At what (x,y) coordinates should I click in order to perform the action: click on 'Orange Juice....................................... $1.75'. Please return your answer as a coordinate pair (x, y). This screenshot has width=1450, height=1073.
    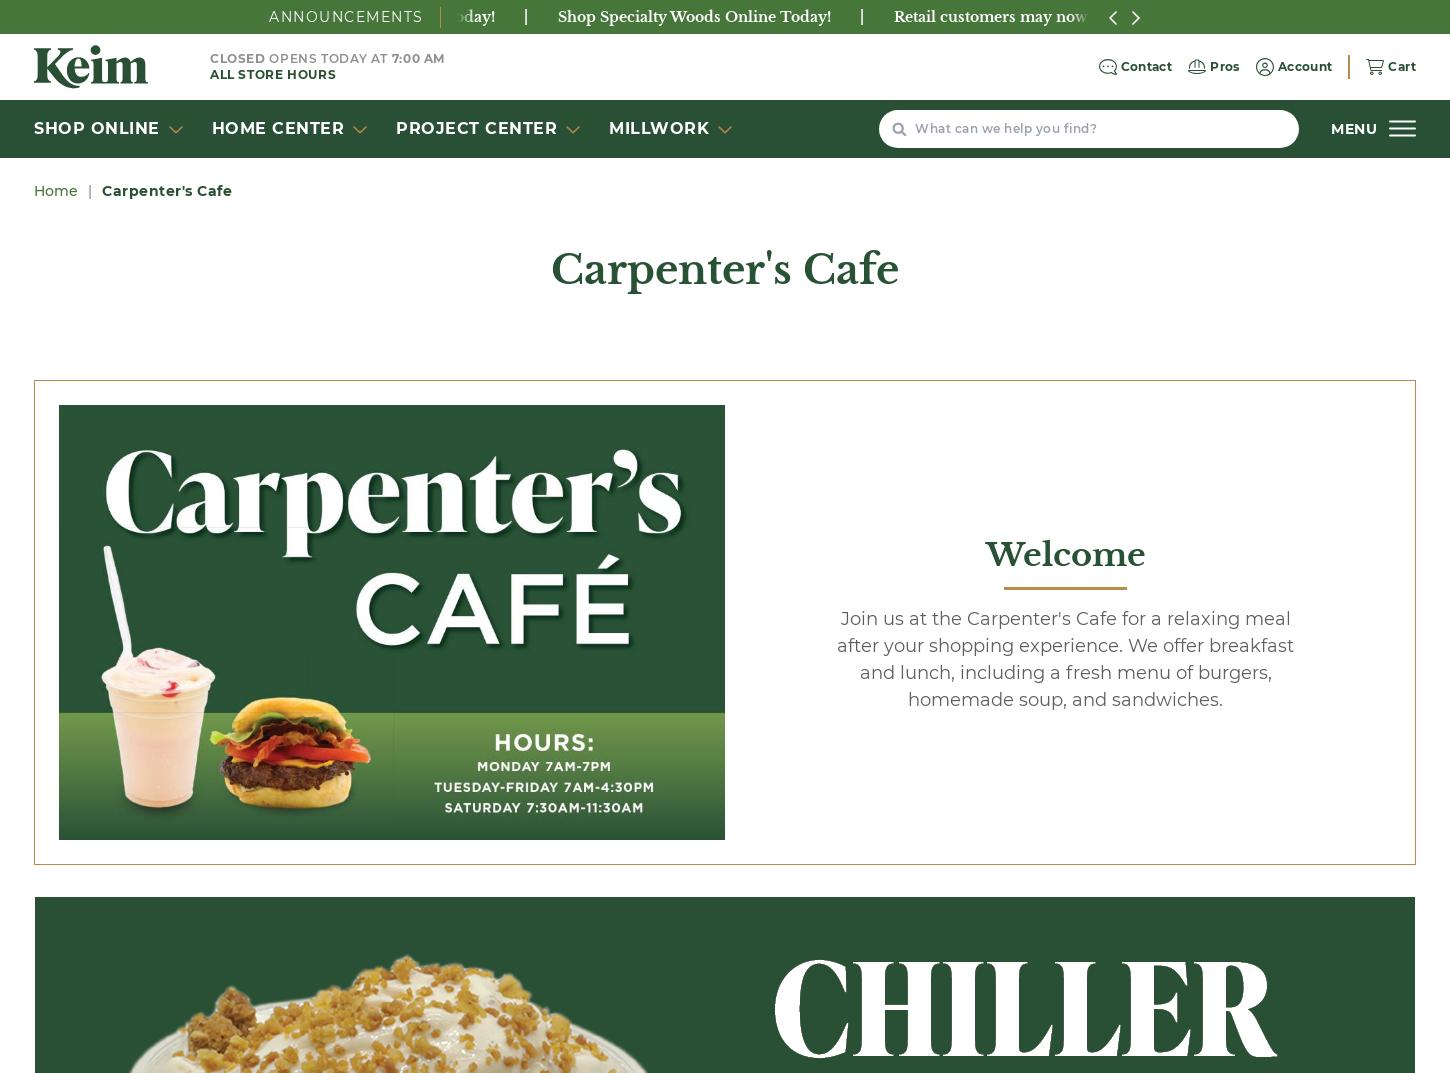
    Looking at the image, I should click on (515, 279).